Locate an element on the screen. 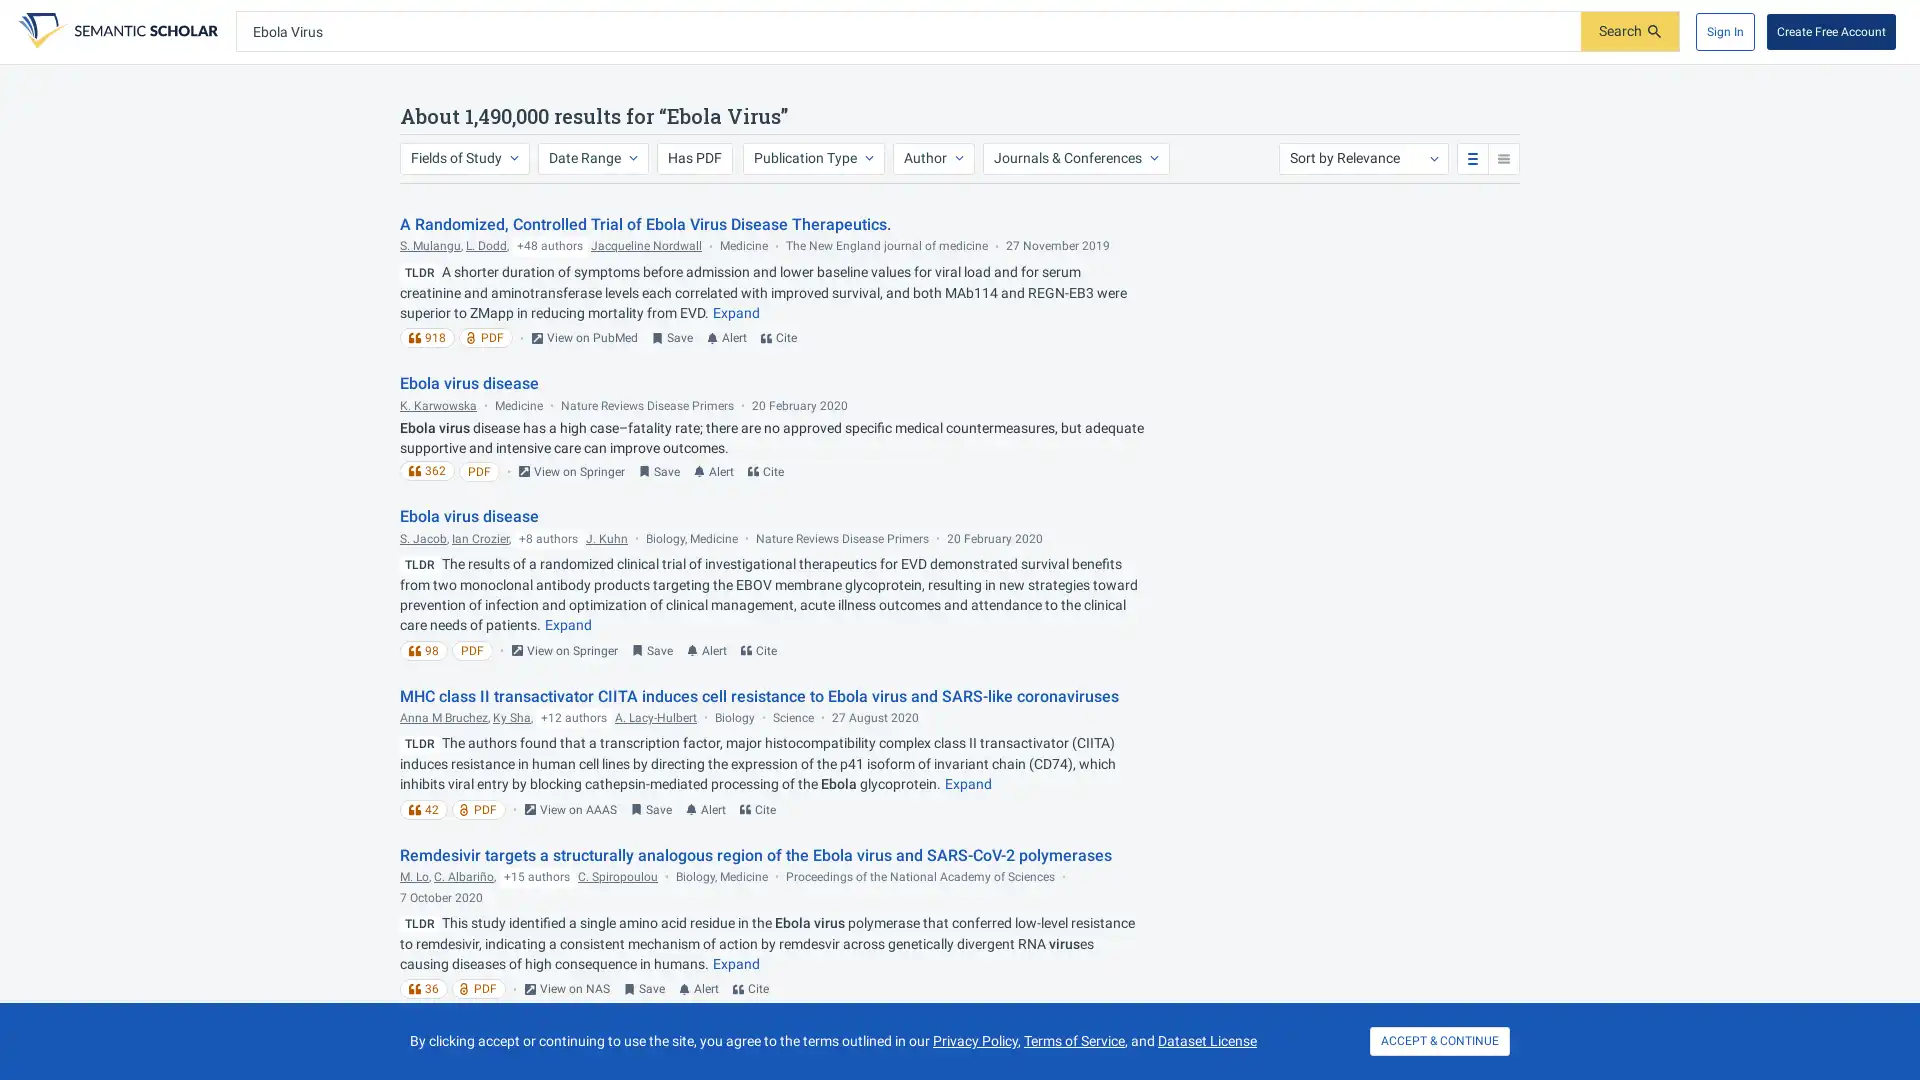 This screenshot has width=1920, height=1080. ACCEPT & CONTINUE is located at coordinates (1440, 1040).